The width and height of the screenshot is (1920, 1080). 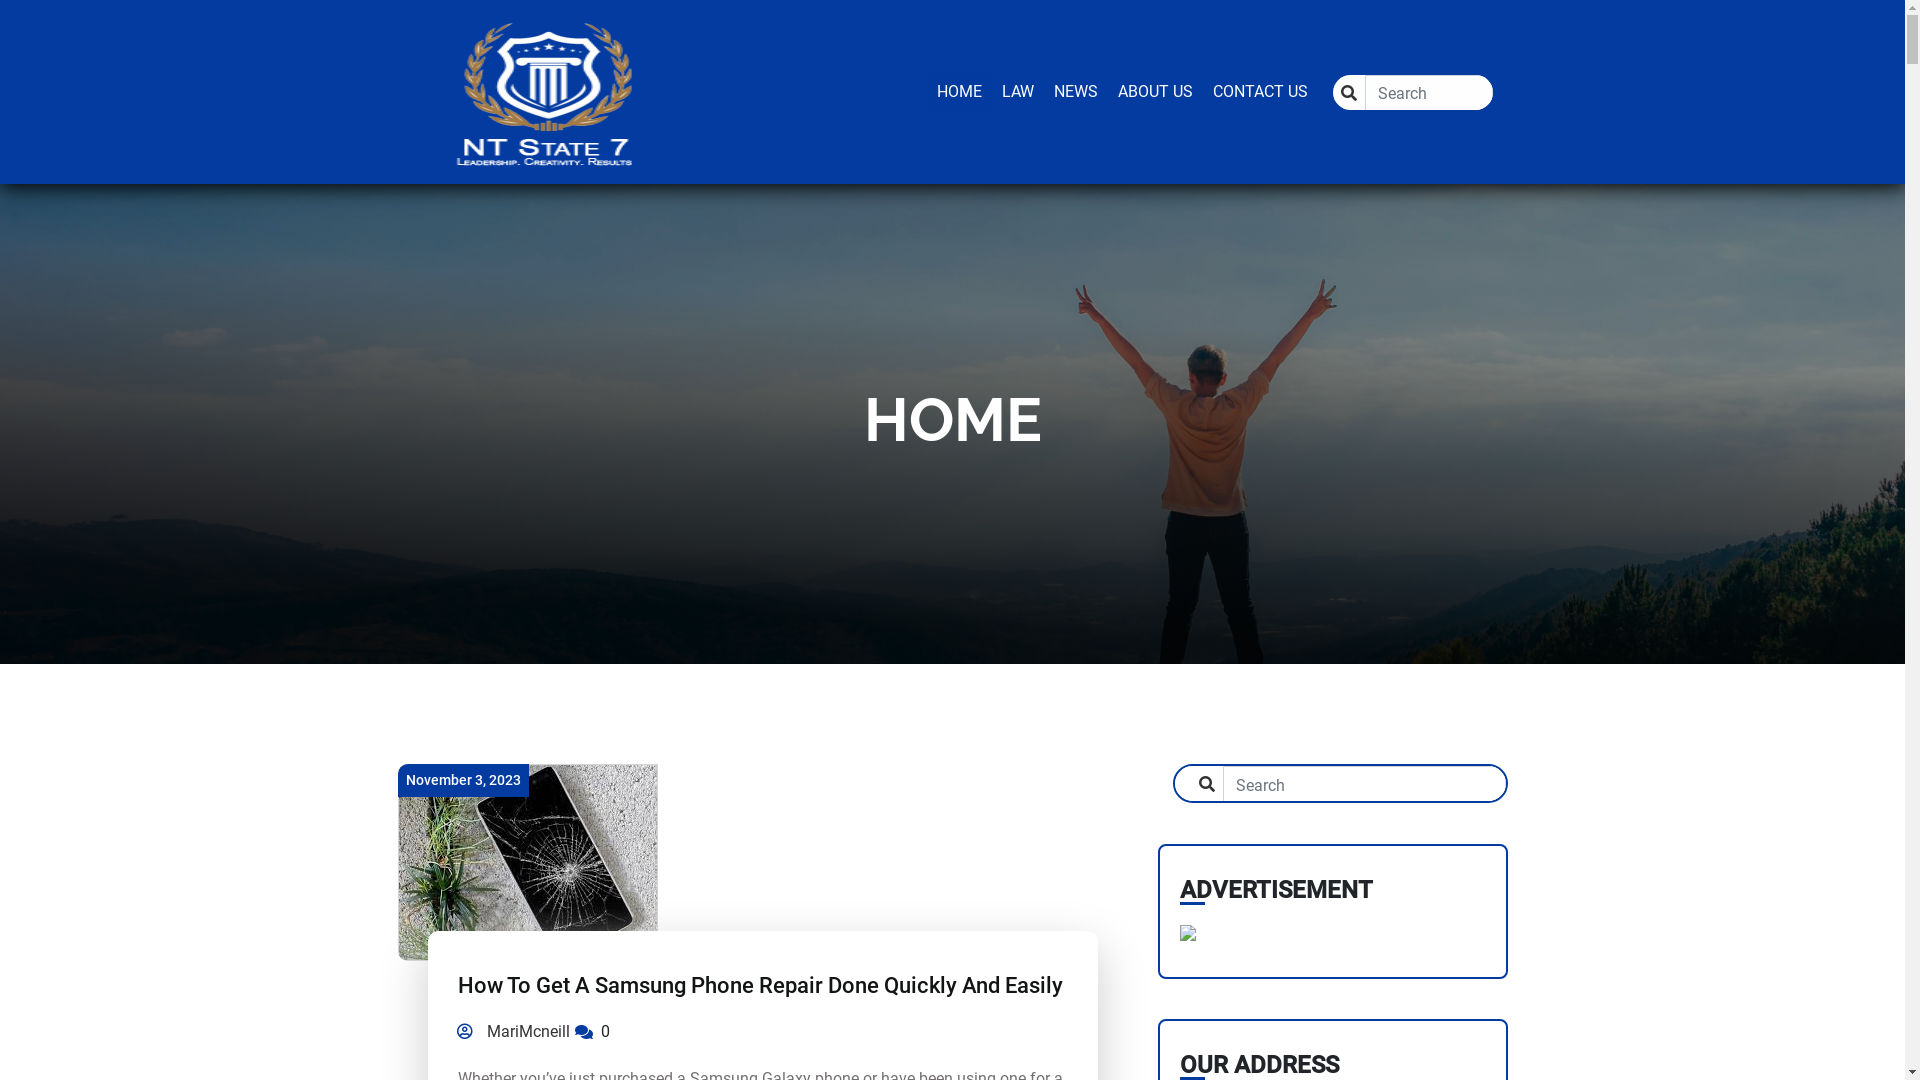 What do you see at coordinates (1074, 91) in the screenshot?
I see `'NEWS'` at bounding box center [1074, 91].